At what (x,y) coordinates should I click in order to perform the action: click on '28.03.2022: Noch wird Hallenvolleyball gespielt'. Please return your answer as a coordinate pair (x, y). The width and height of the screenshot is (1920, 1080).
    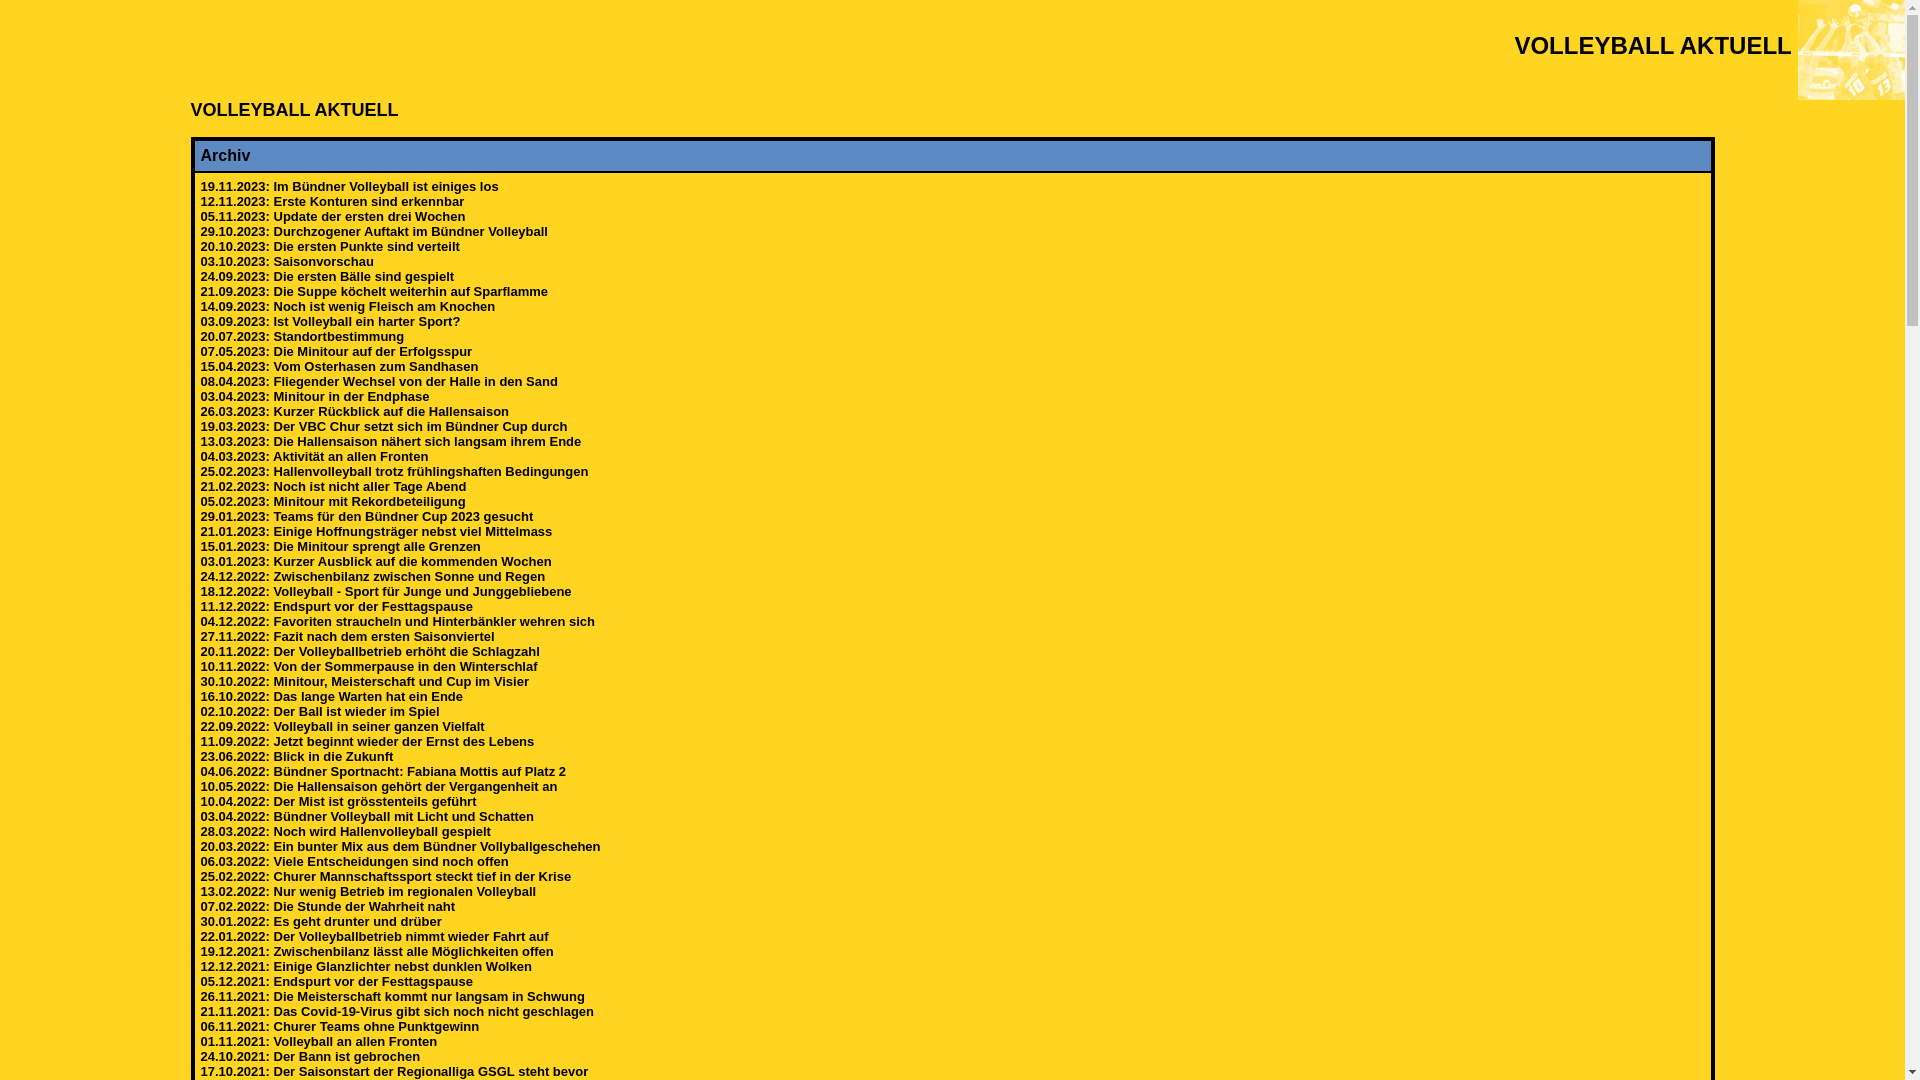
    Looking at the image, I should click on (345, 831).